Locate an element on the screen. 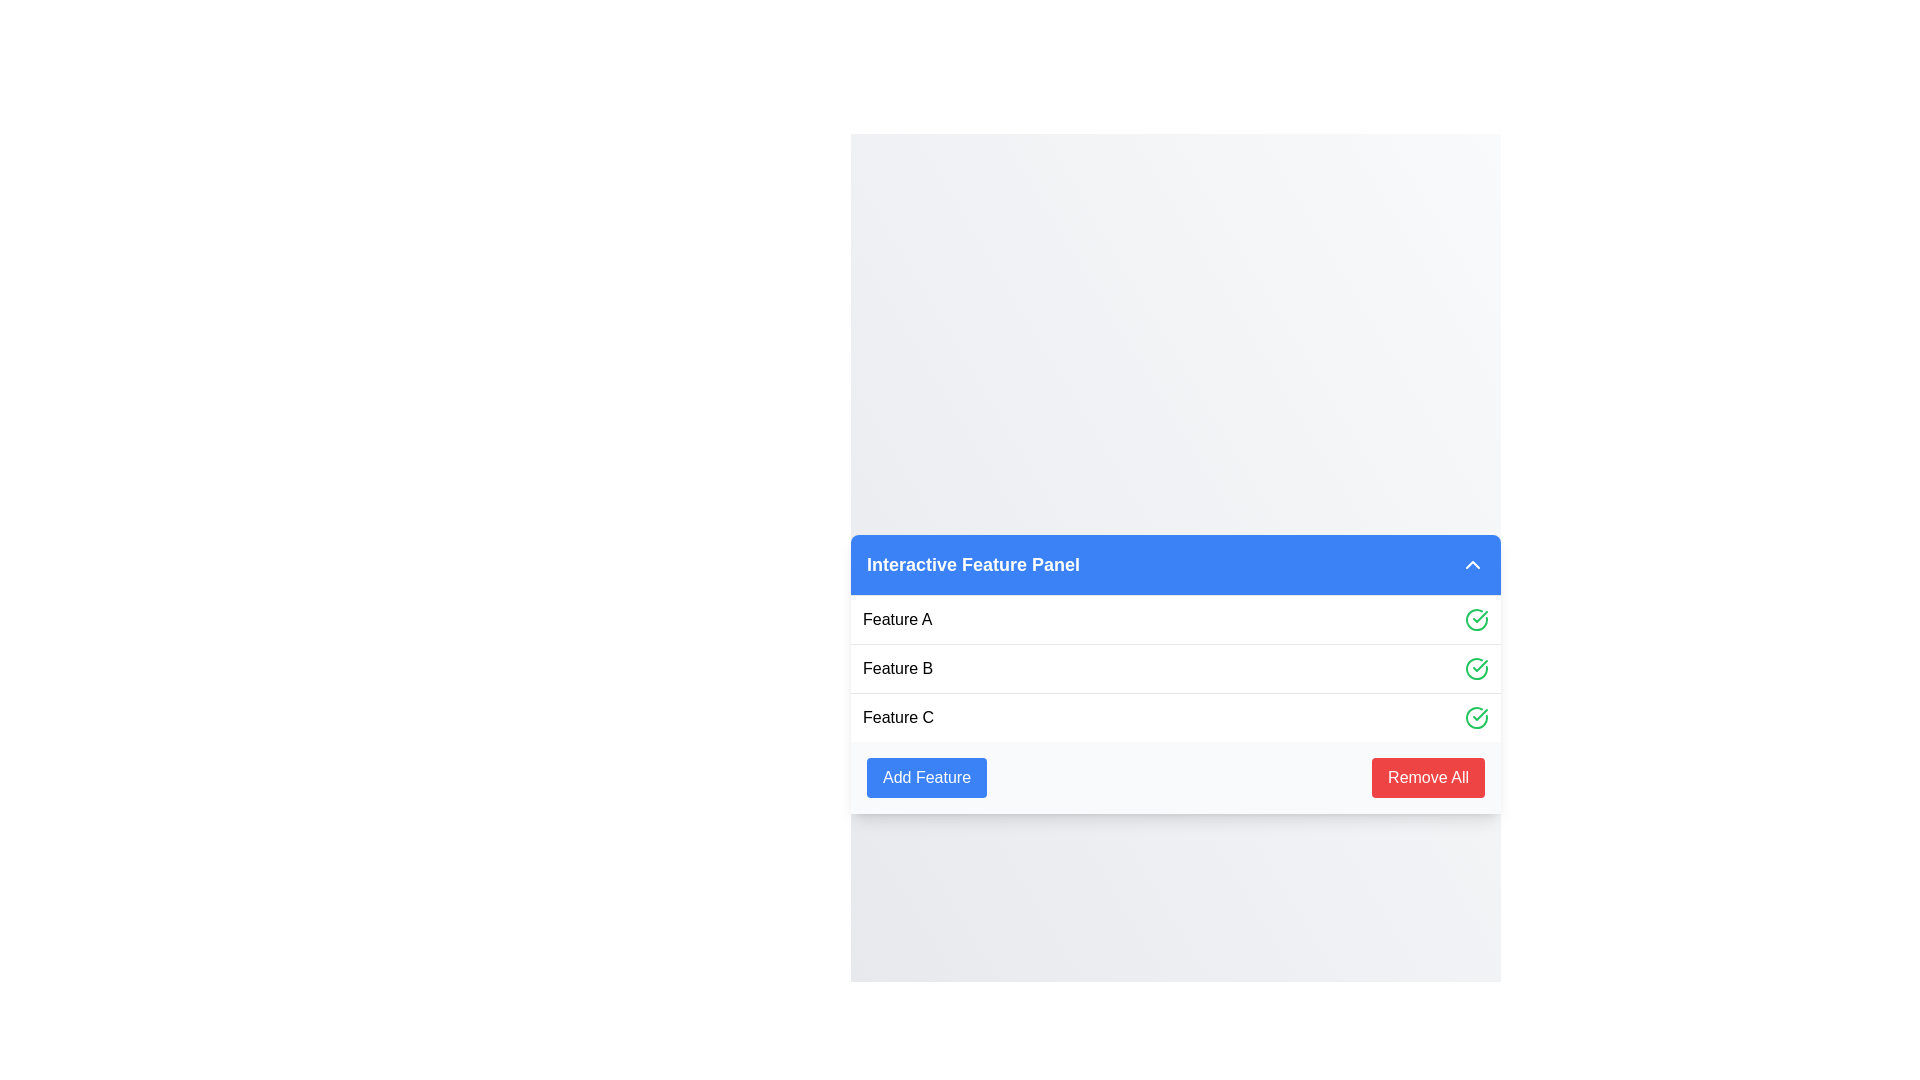 This screenshot has width=1920, height=1080. the Label indicating 'Feature C', which is centered vertically within its row and located below 'Feature A' and 'Feature B' is located at coordinates (897, 716).